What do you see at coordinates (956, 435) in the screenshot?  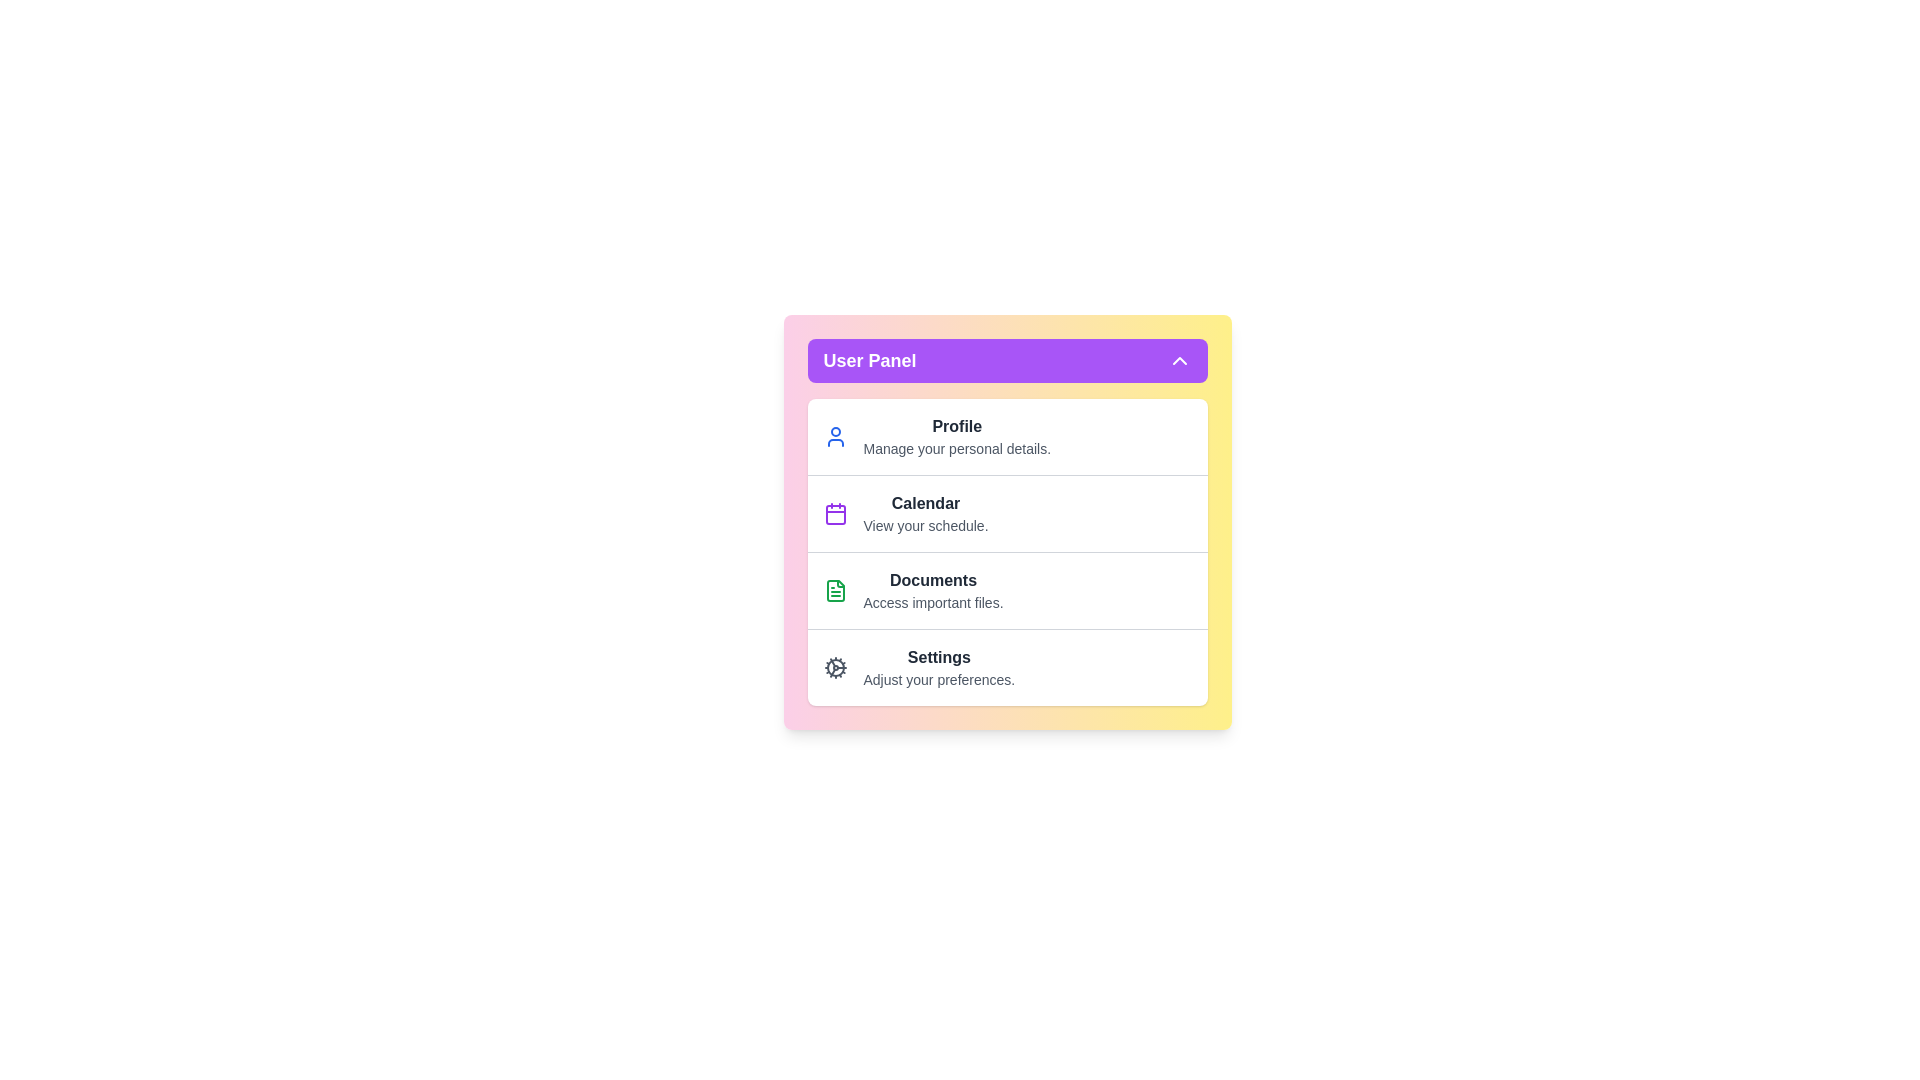 I see `the Text Block that indicates information related to profile management, located in the upper-left portion of the user panel beneath the title 'User Panel'` at bounding box center [956, 435].